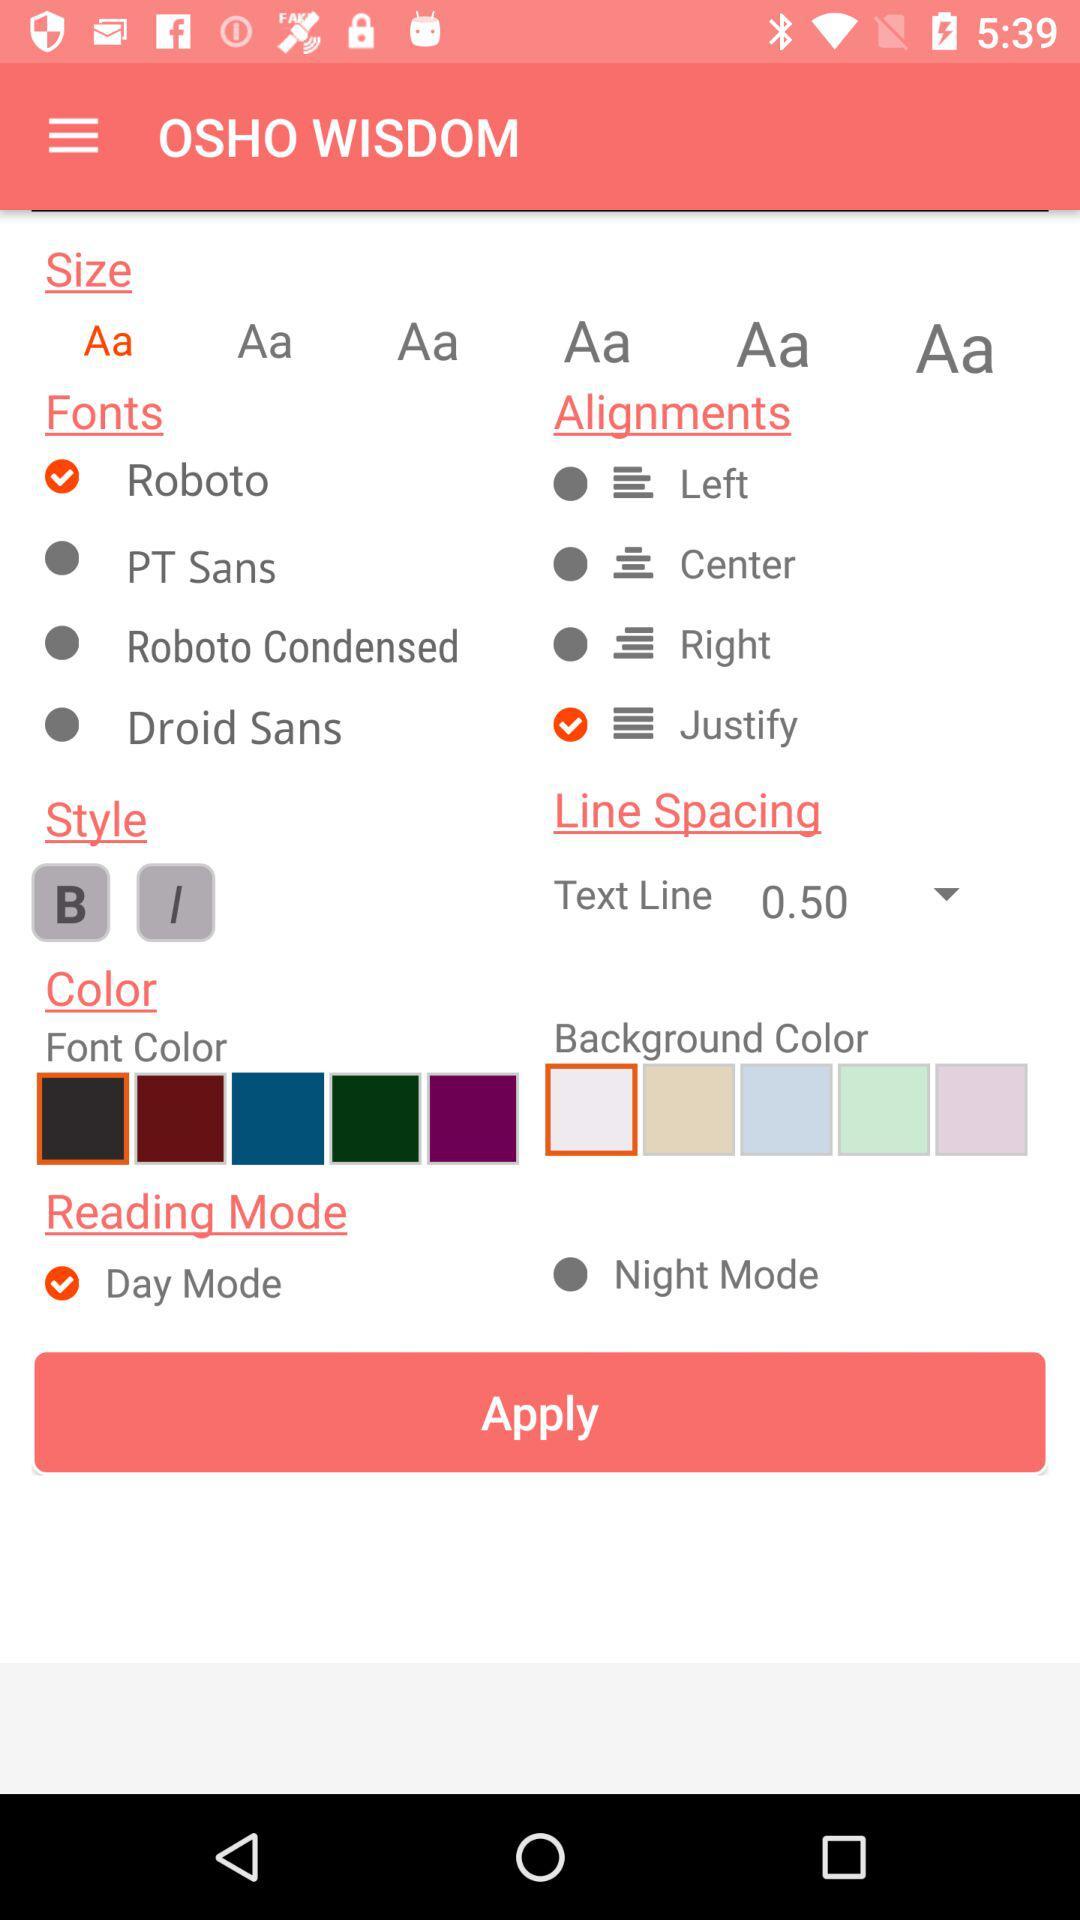 The width and height of the screenshot is (1080, 1920). What do you see at coordinates (687, 1108) in the screenshot?
I see `change background color` at bounding box center [687, 1108].